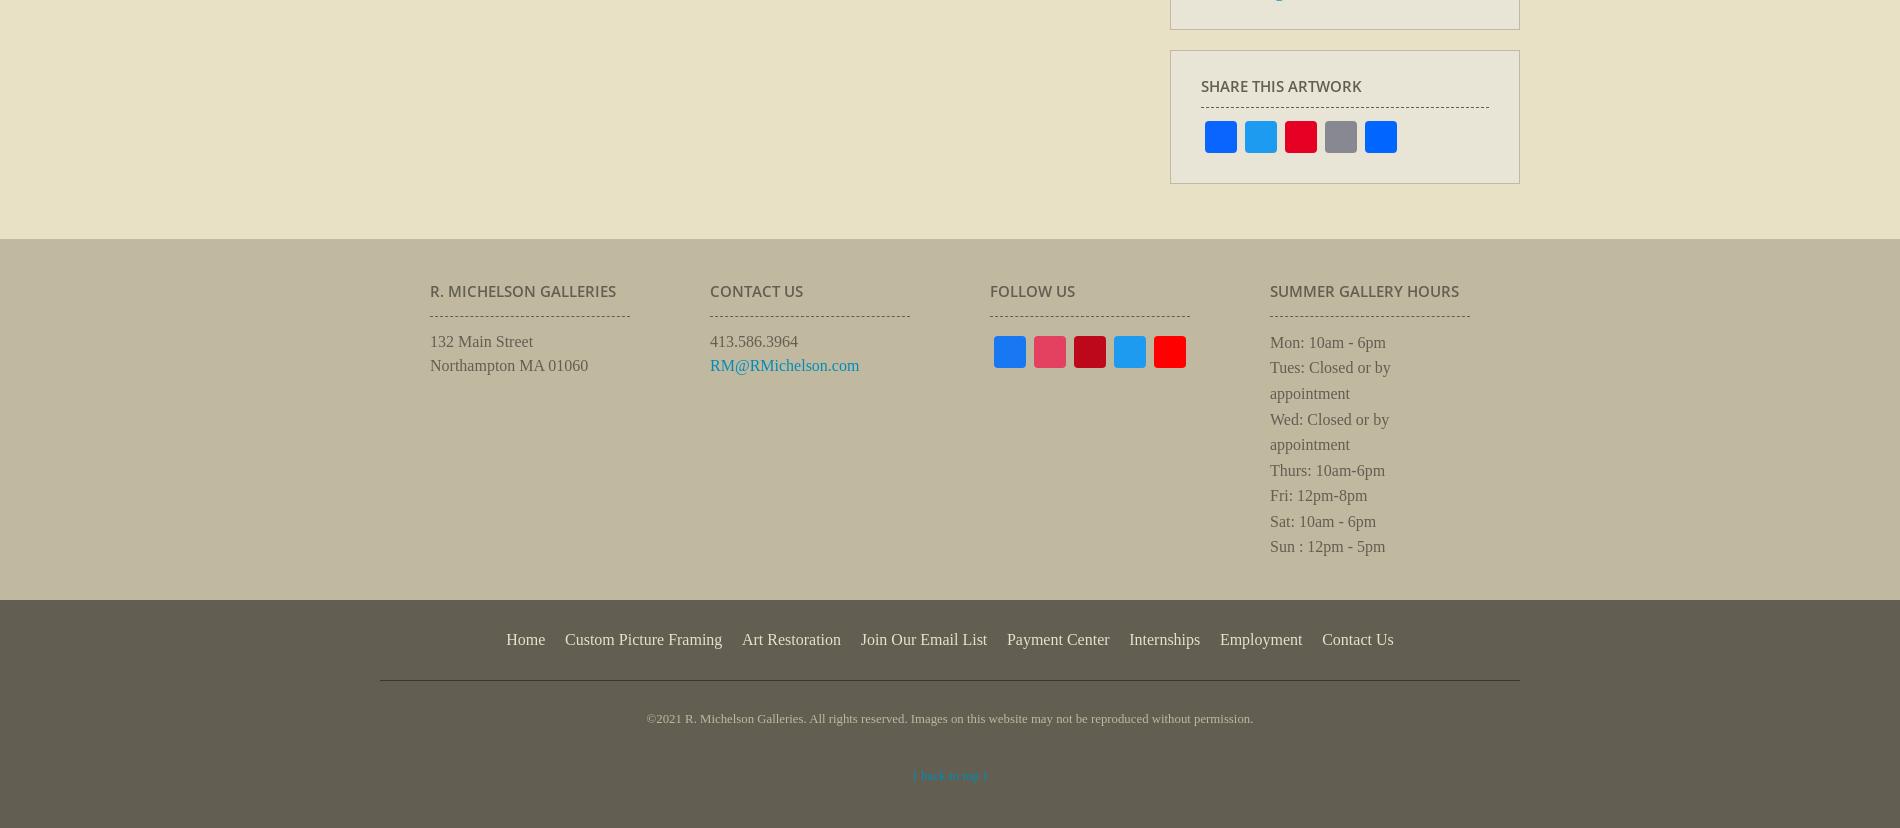 This screenshot has width=1900, height=828. I want to click on 'Fri: 12pm-8pm', so click(1268, 495).